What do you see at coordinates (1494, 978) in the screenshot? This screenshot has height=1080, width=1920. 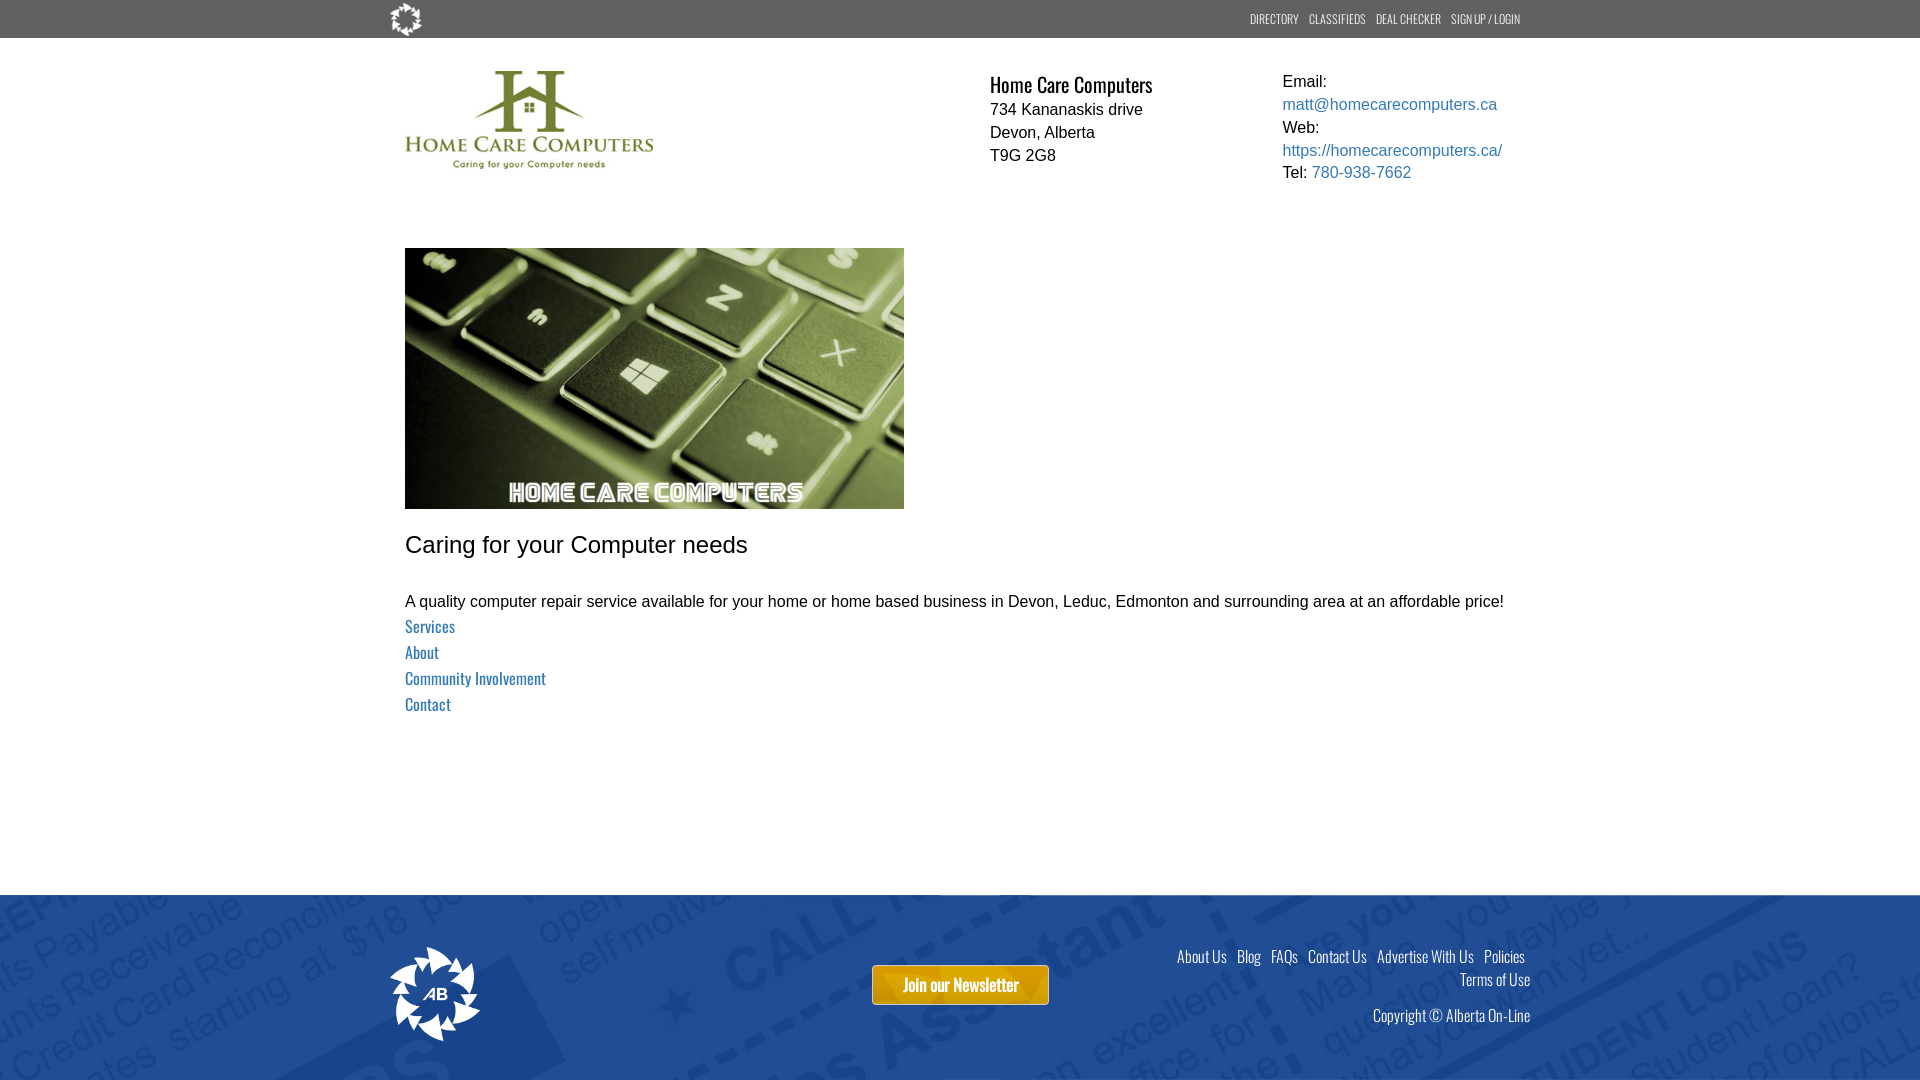 I see `'Terms of Use'` at bounding box center [1494, 978].